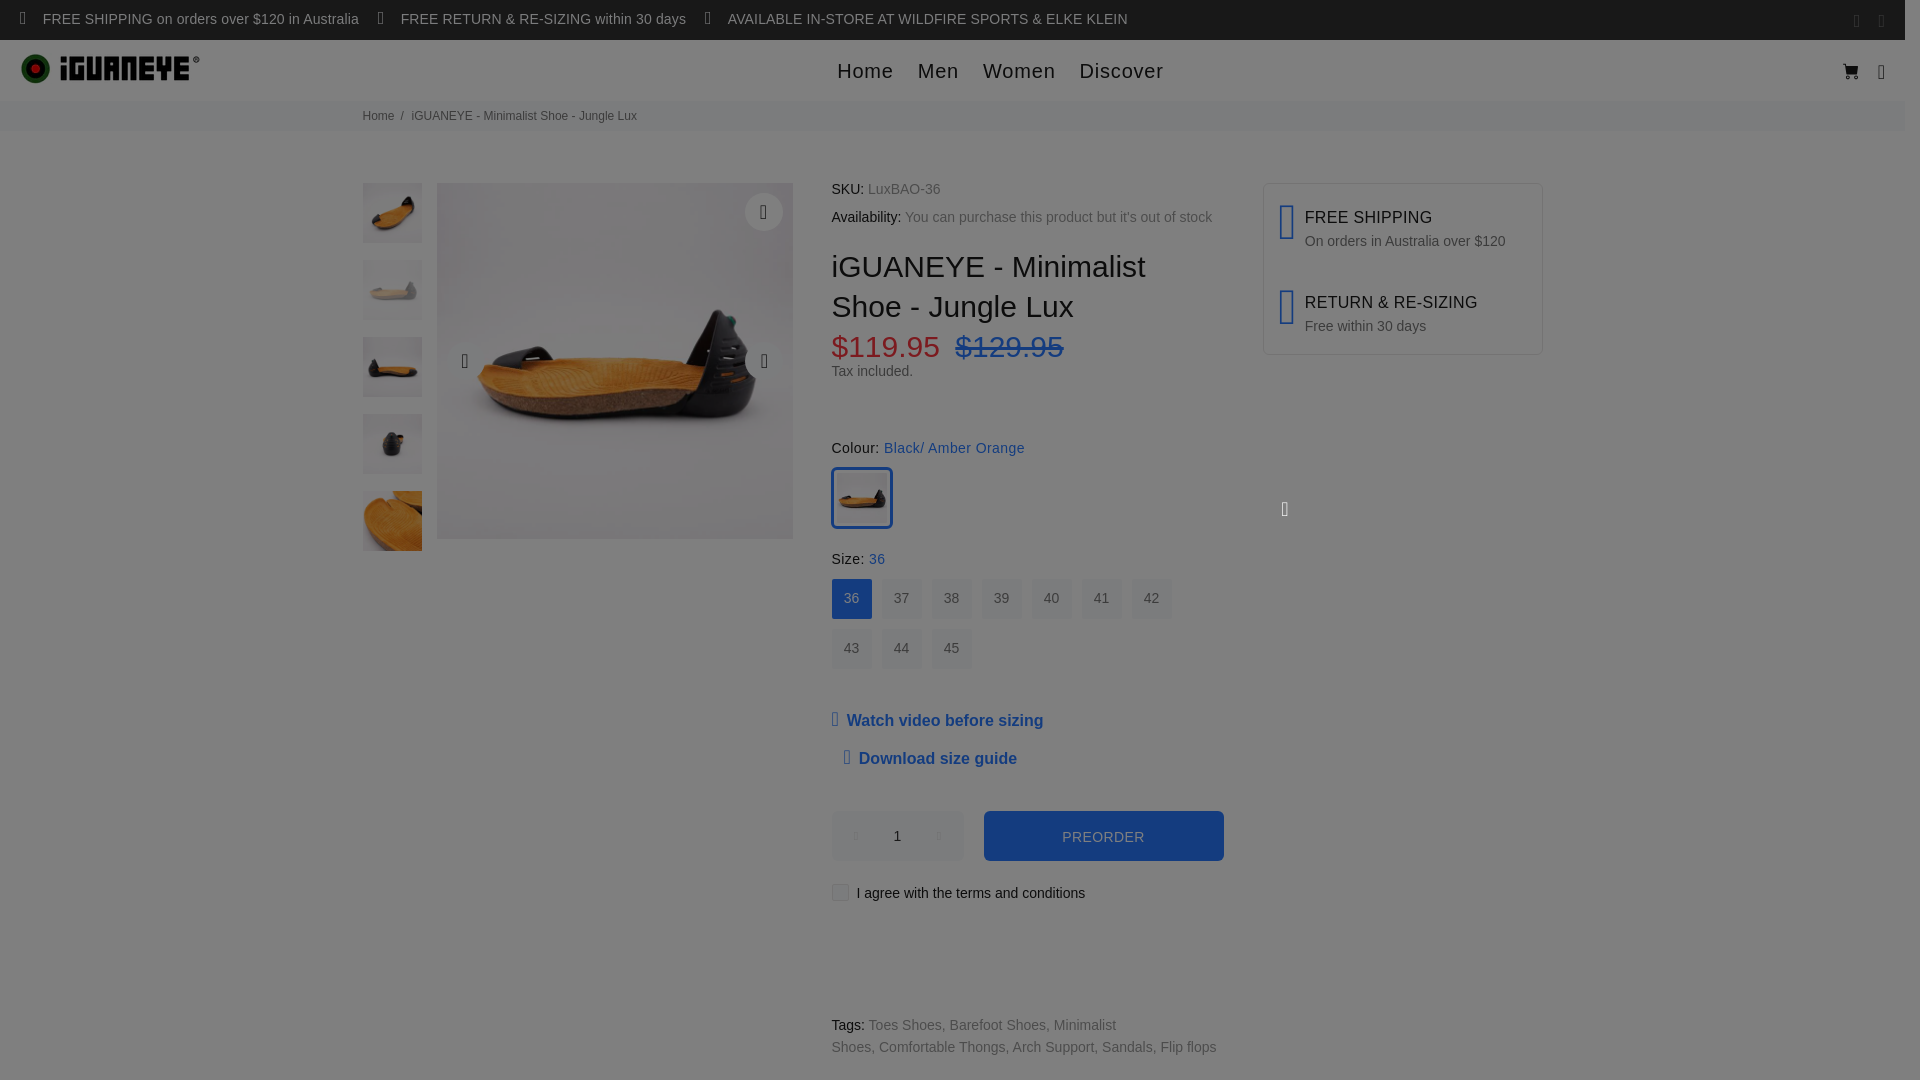 This screenshot has width=1920, height=1080. Describe the element at coordinates (762, 361) in the screenshot. I see `'Next'` at that location.